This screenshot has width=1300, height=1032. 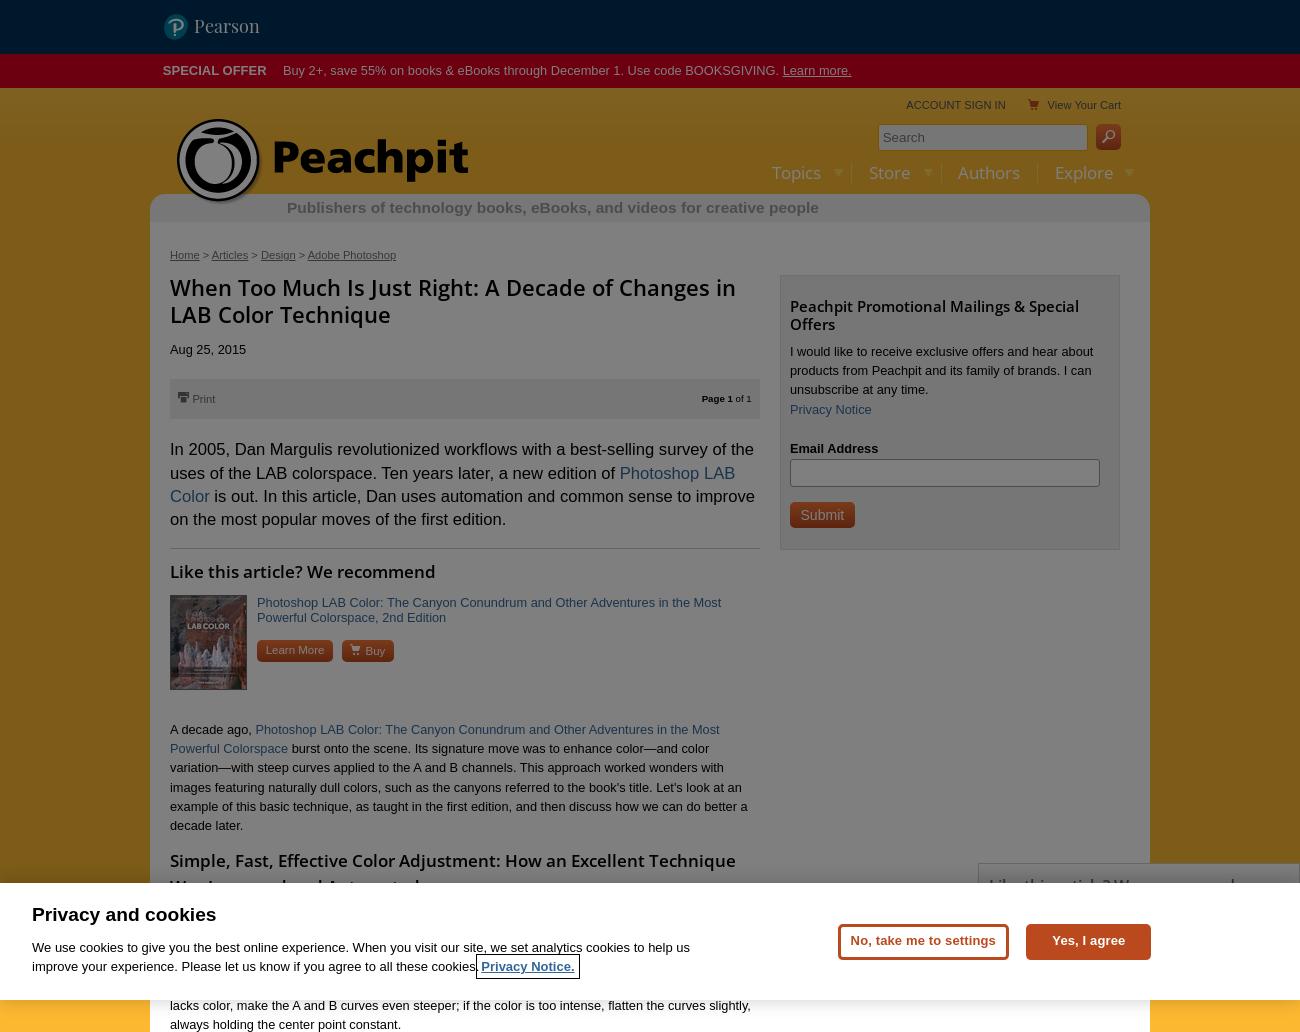 I want to click on 'of 1', so click(x=741, y=397).